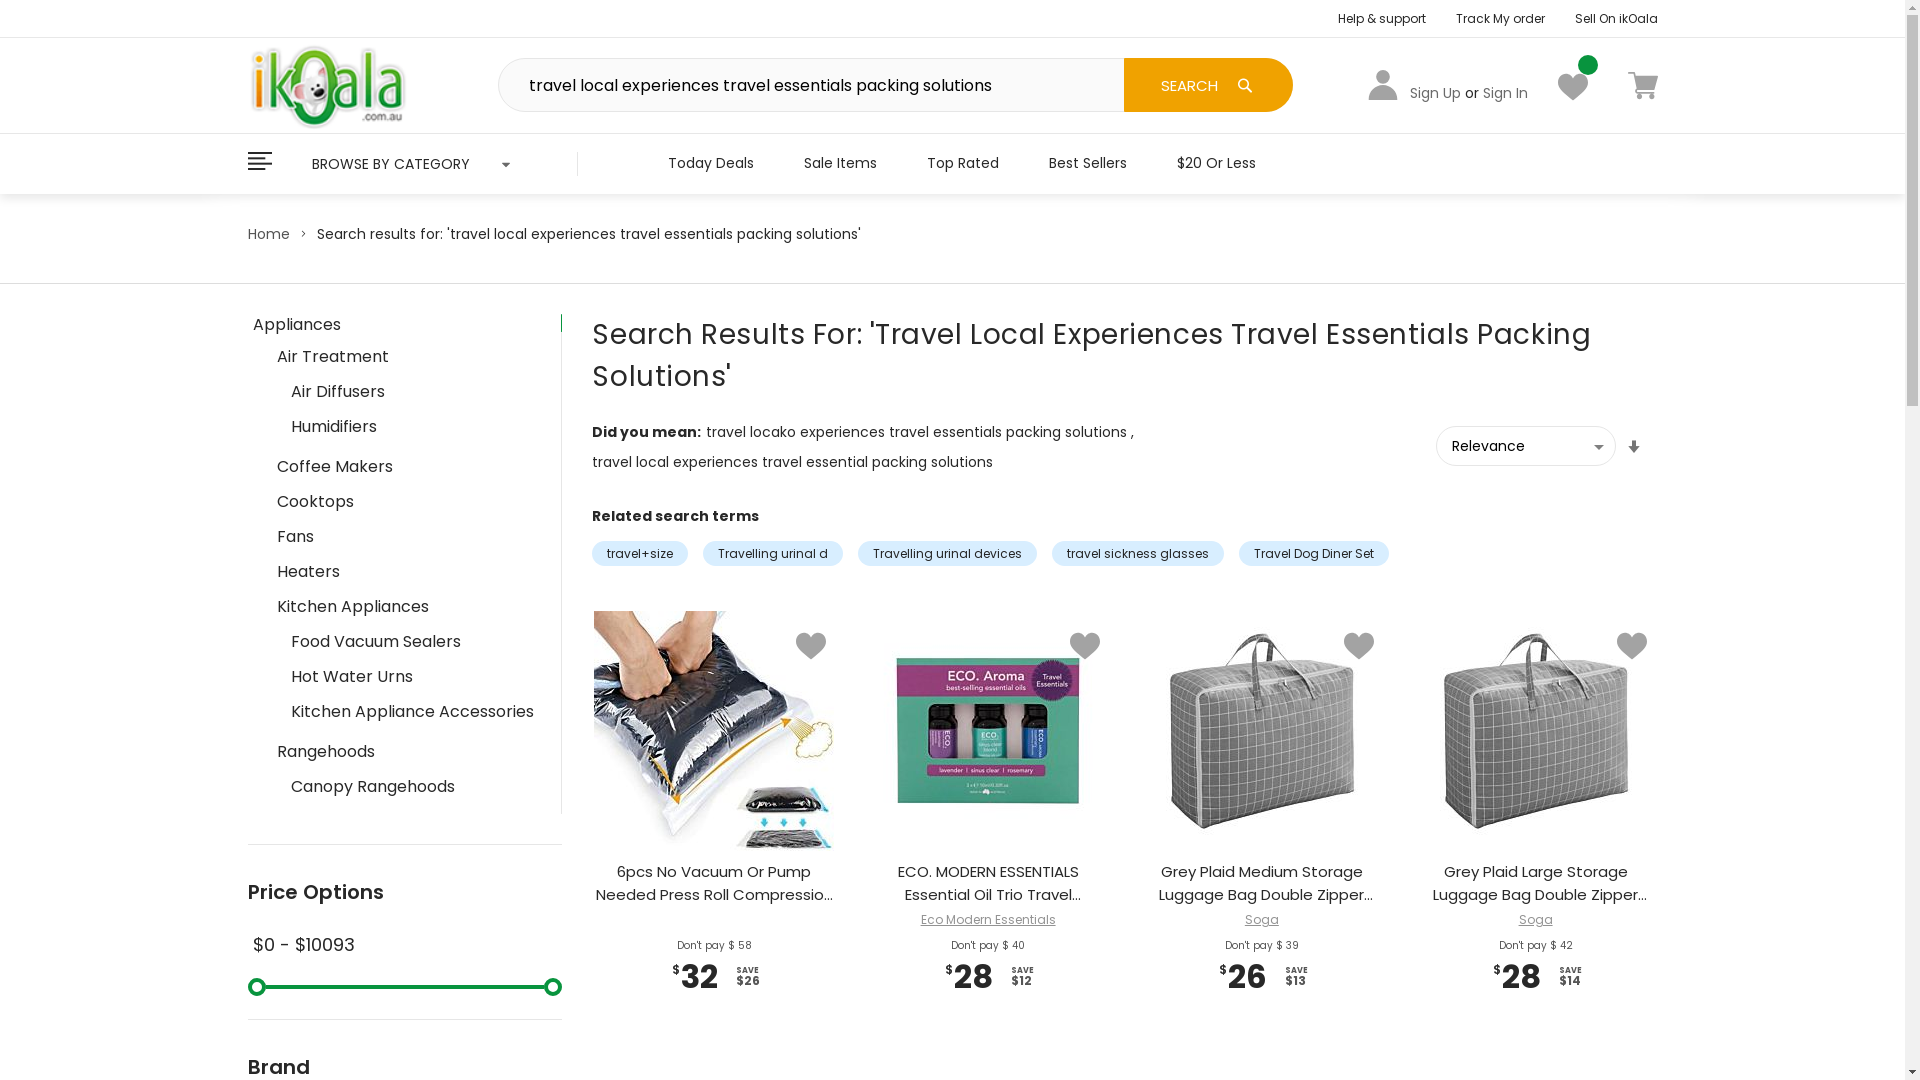 This screenshot has height=1080, width=1920. Describe the element at coordinates (411, 785) in the screenshot. I see `'Canopy Rangehoods'` at that location.